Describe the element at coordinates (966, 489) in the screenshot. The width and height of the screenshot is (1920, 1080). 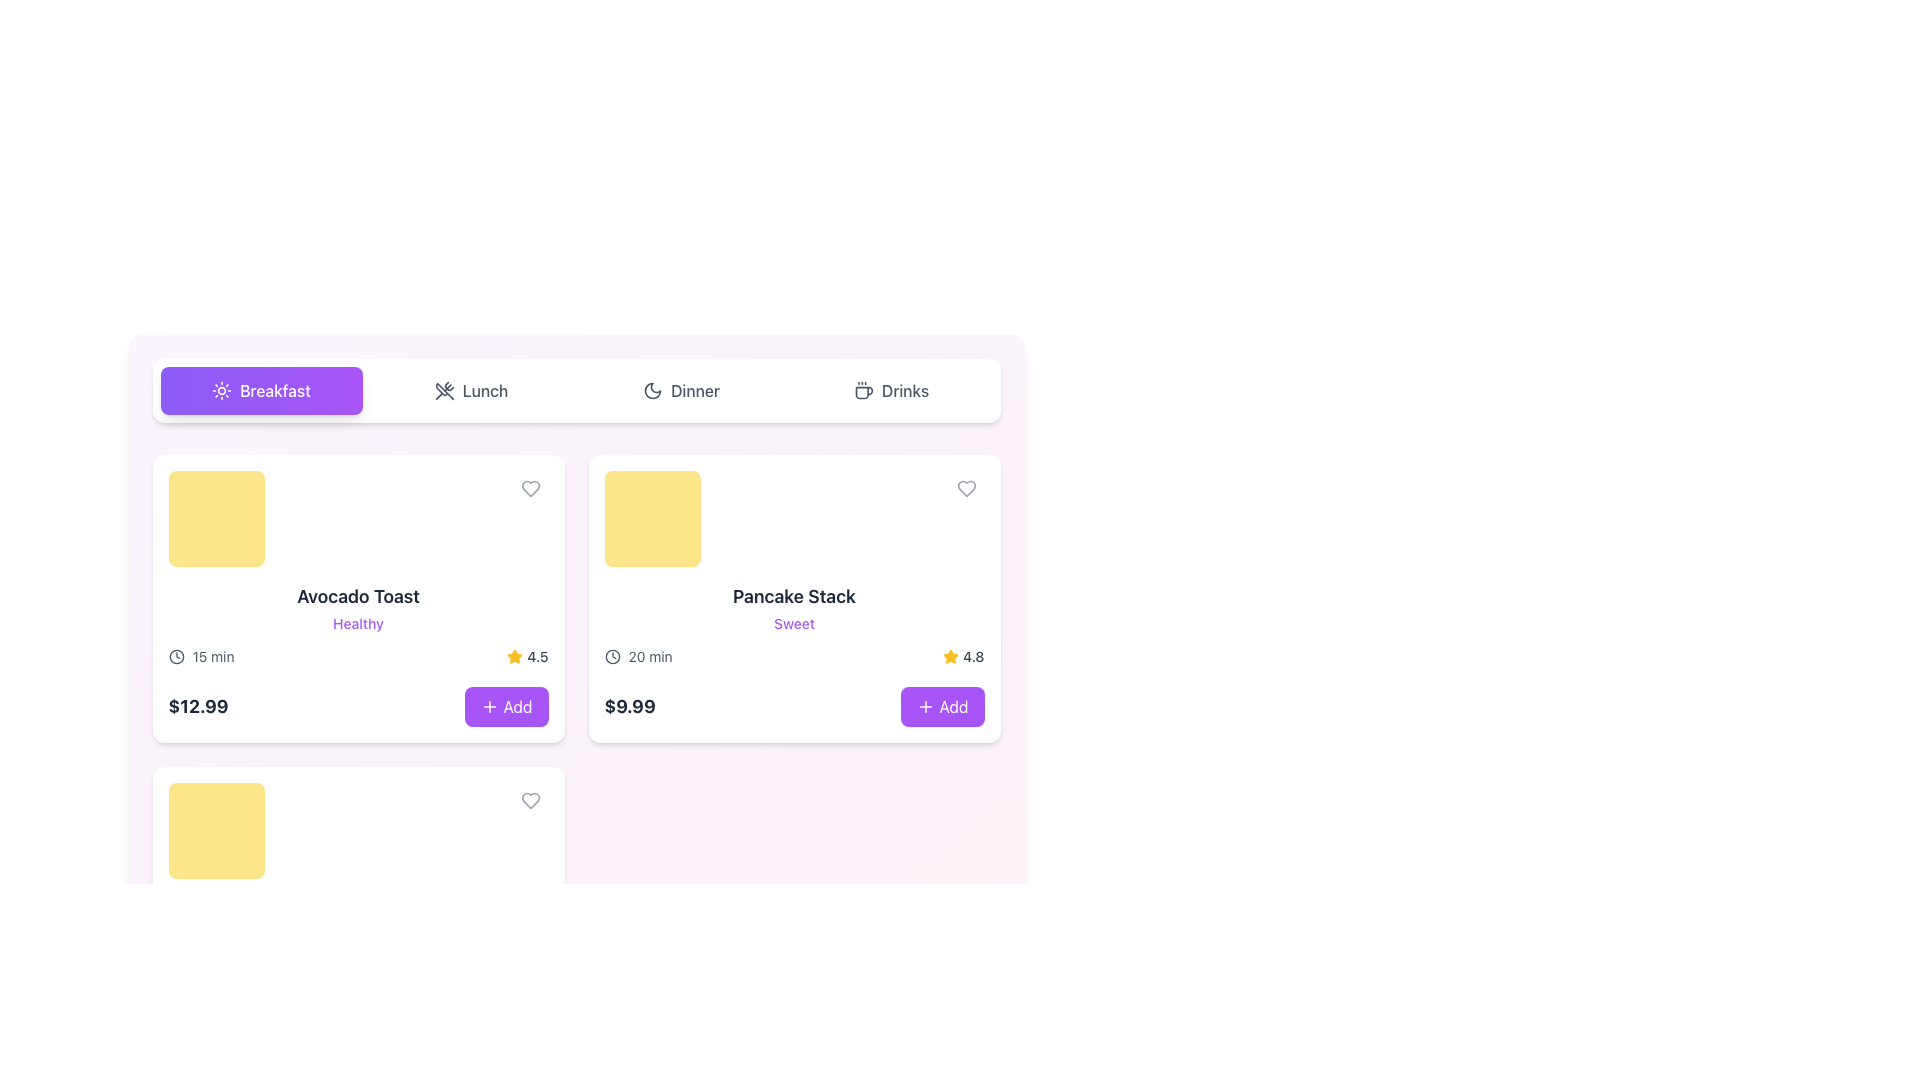
I see `the circular button with a heart icon located at the top-right corner of the 'Pancake Stack' product card` at that location.